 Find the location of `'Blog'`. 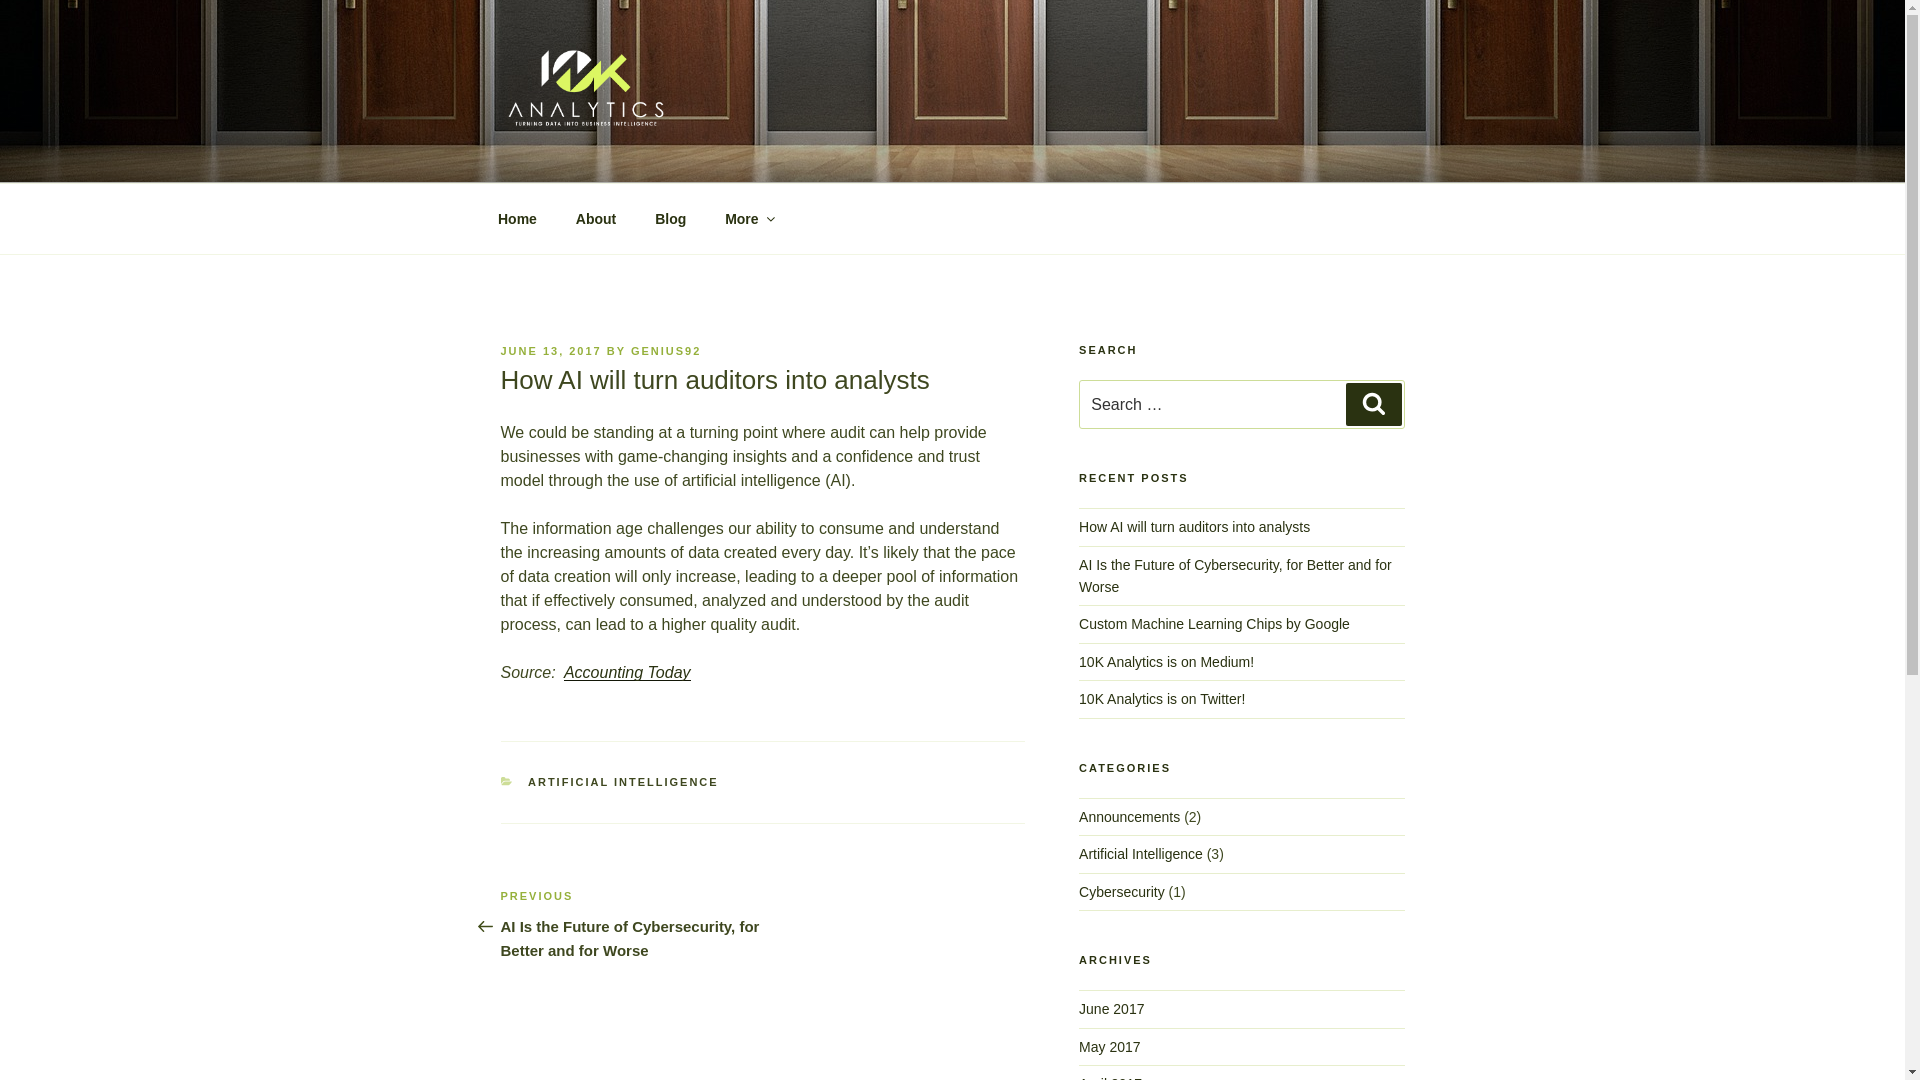

'Blog' is located at coordinates (671, 218).